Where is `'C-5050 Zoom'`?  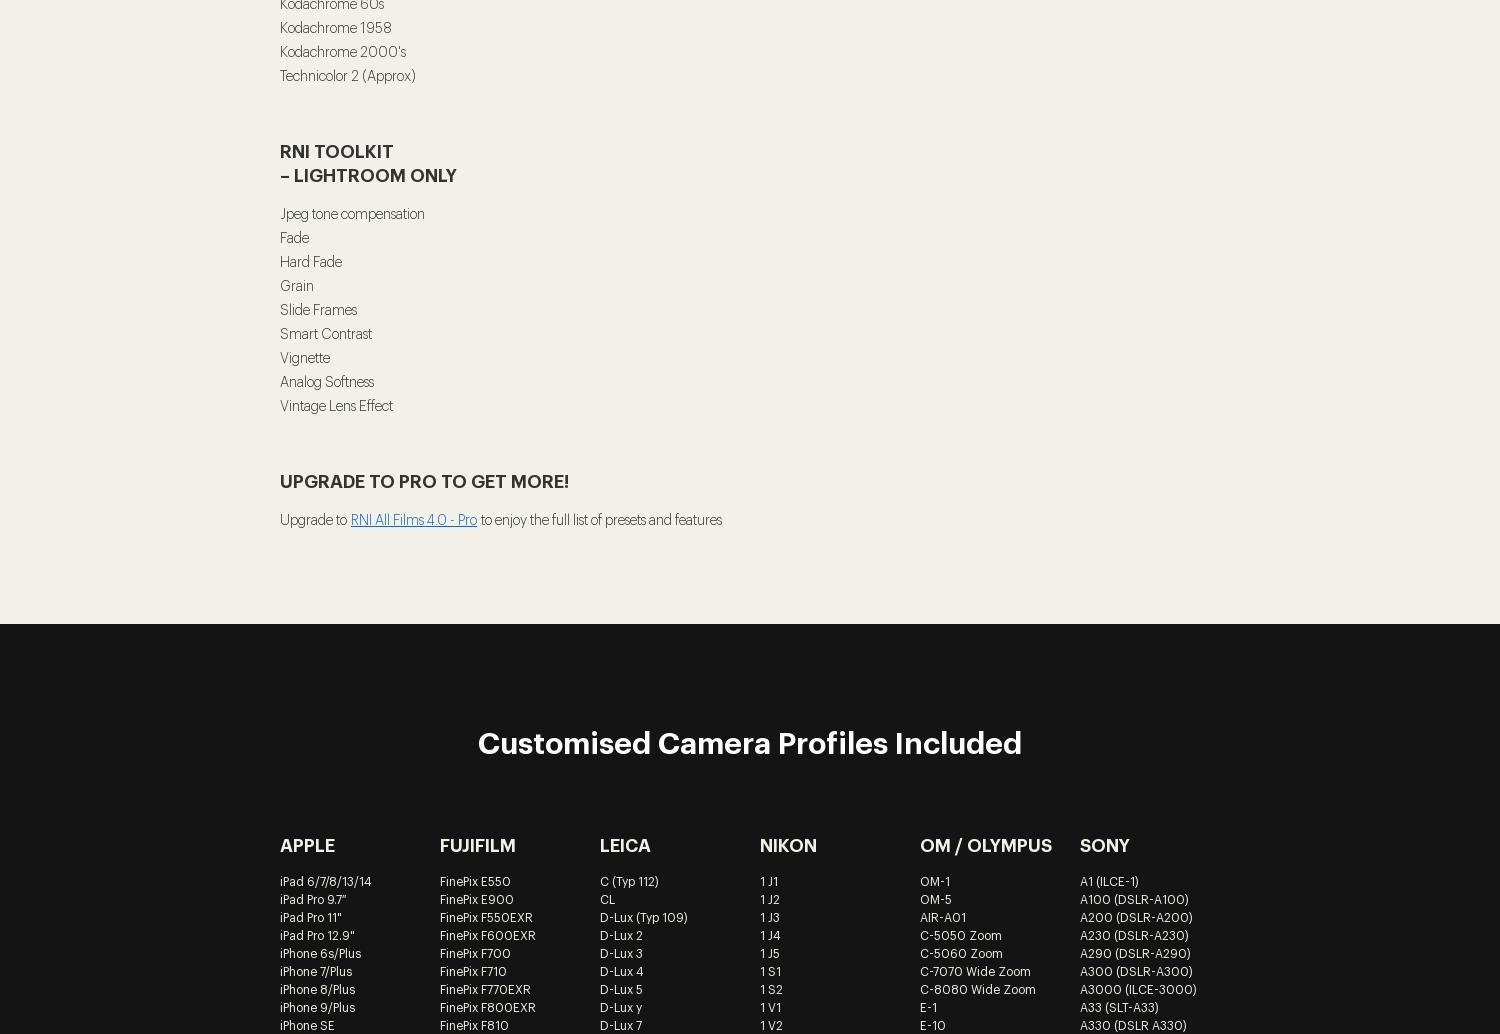 'C-5050 Zoom' is located at coordinates (959, 934).